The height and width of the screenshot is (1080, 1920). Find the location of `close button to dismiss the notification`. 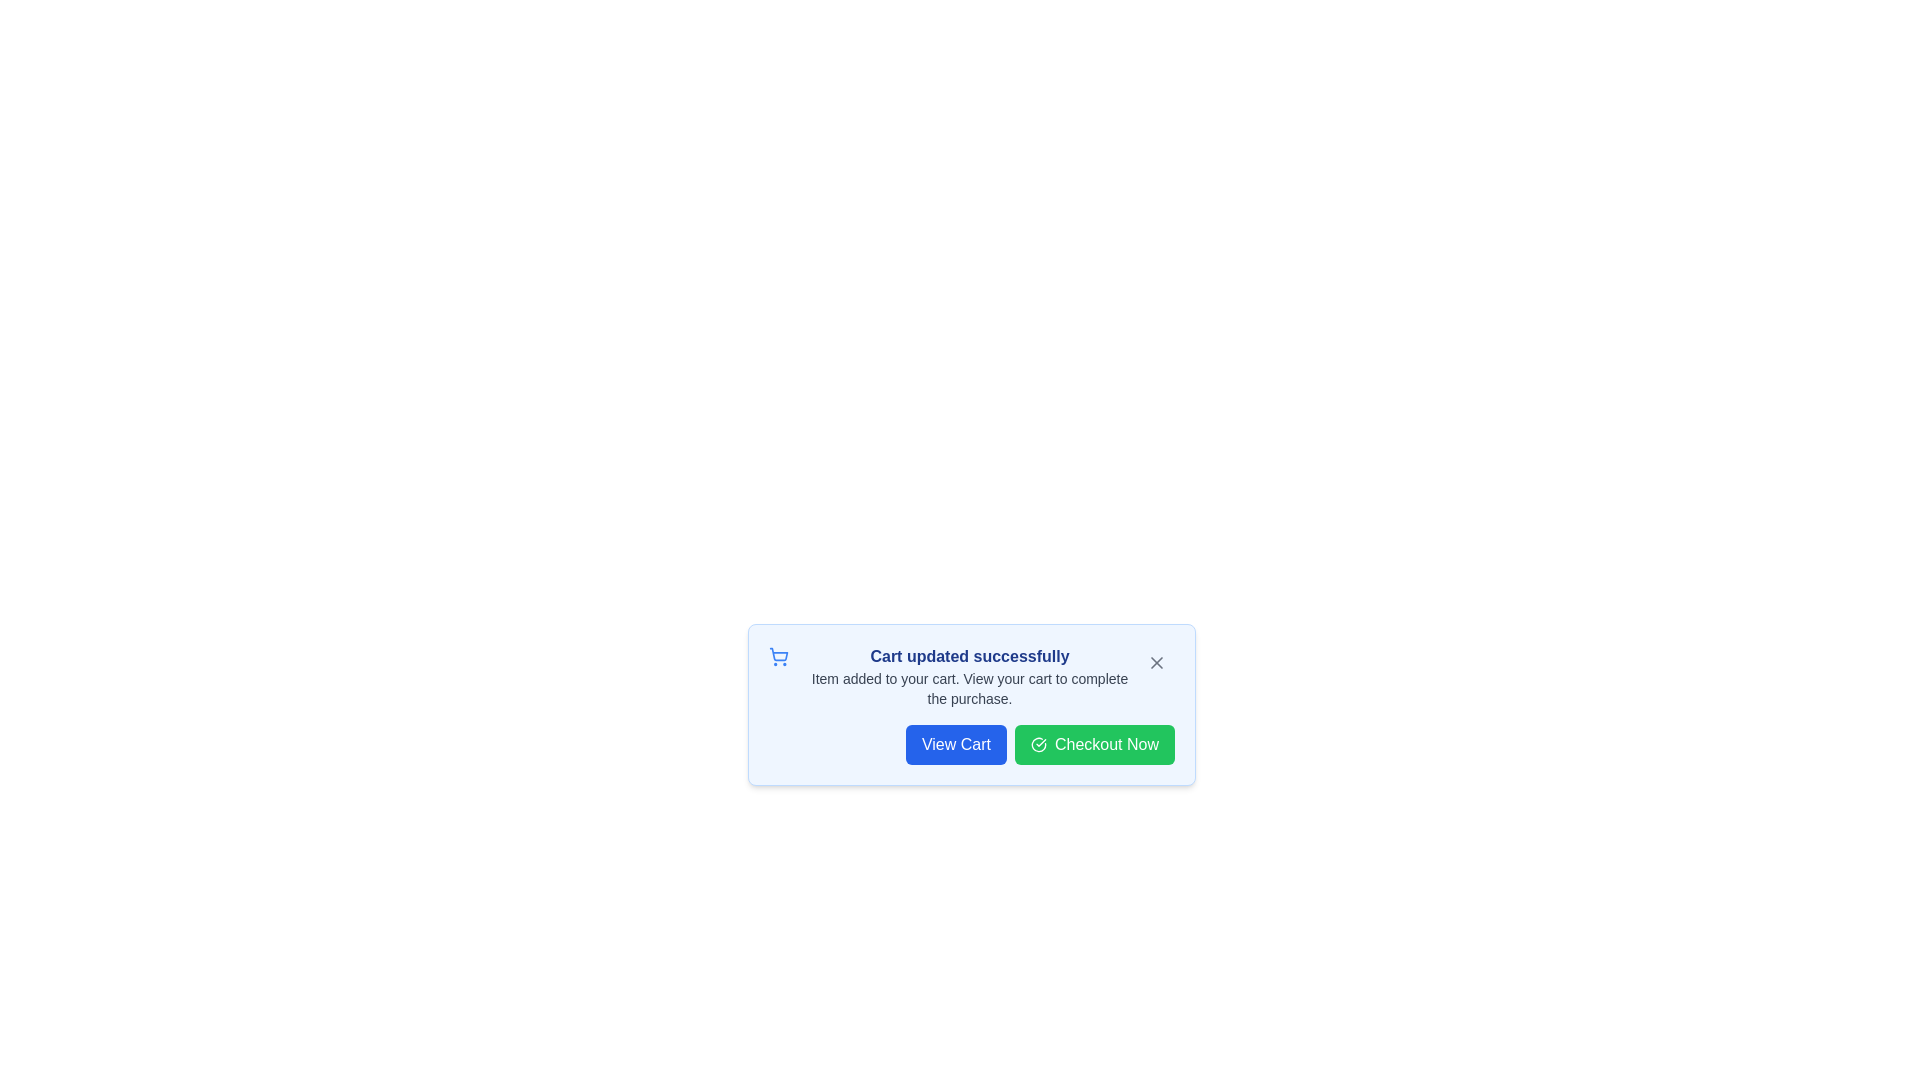

close button to dismiss the notification is located at coordinates (1156, 663).